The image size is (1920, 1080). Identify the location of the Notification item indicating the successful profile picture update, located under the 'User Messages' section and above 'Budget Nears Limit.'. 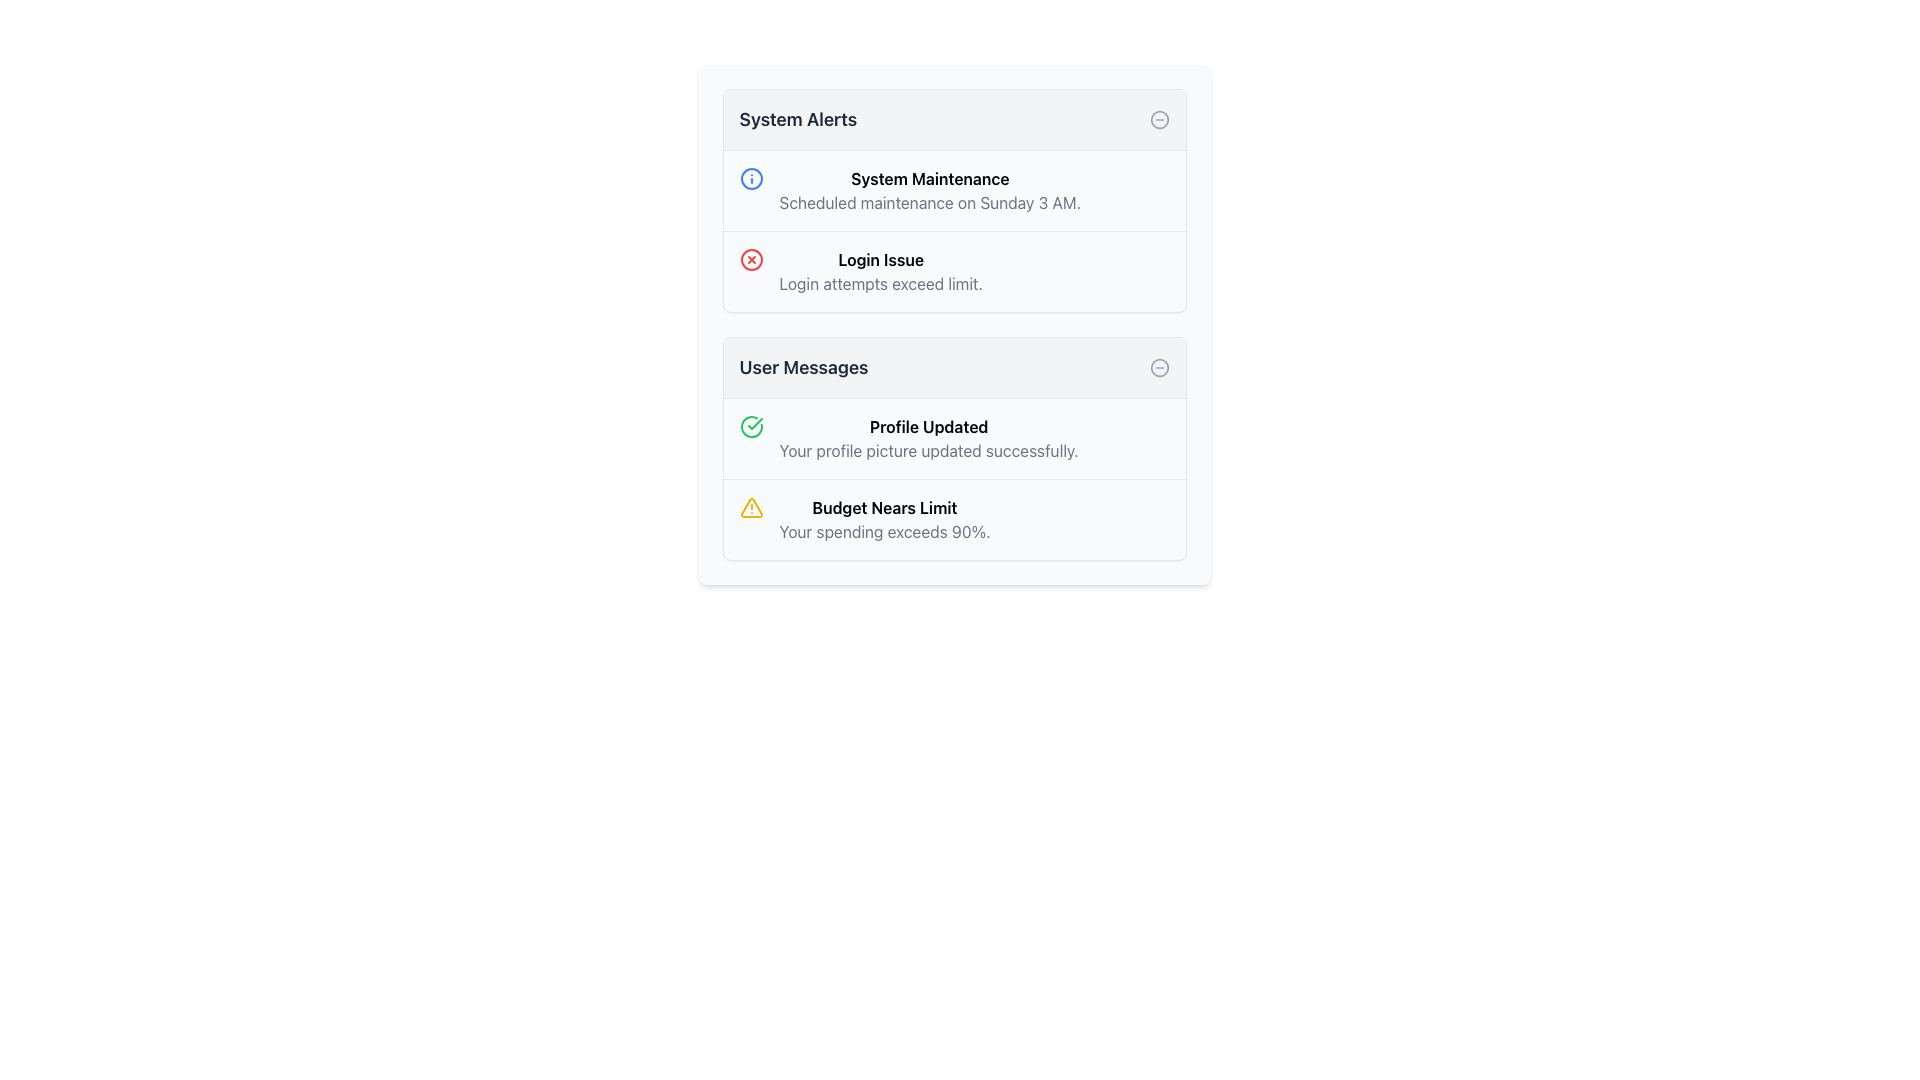
(953, 438).